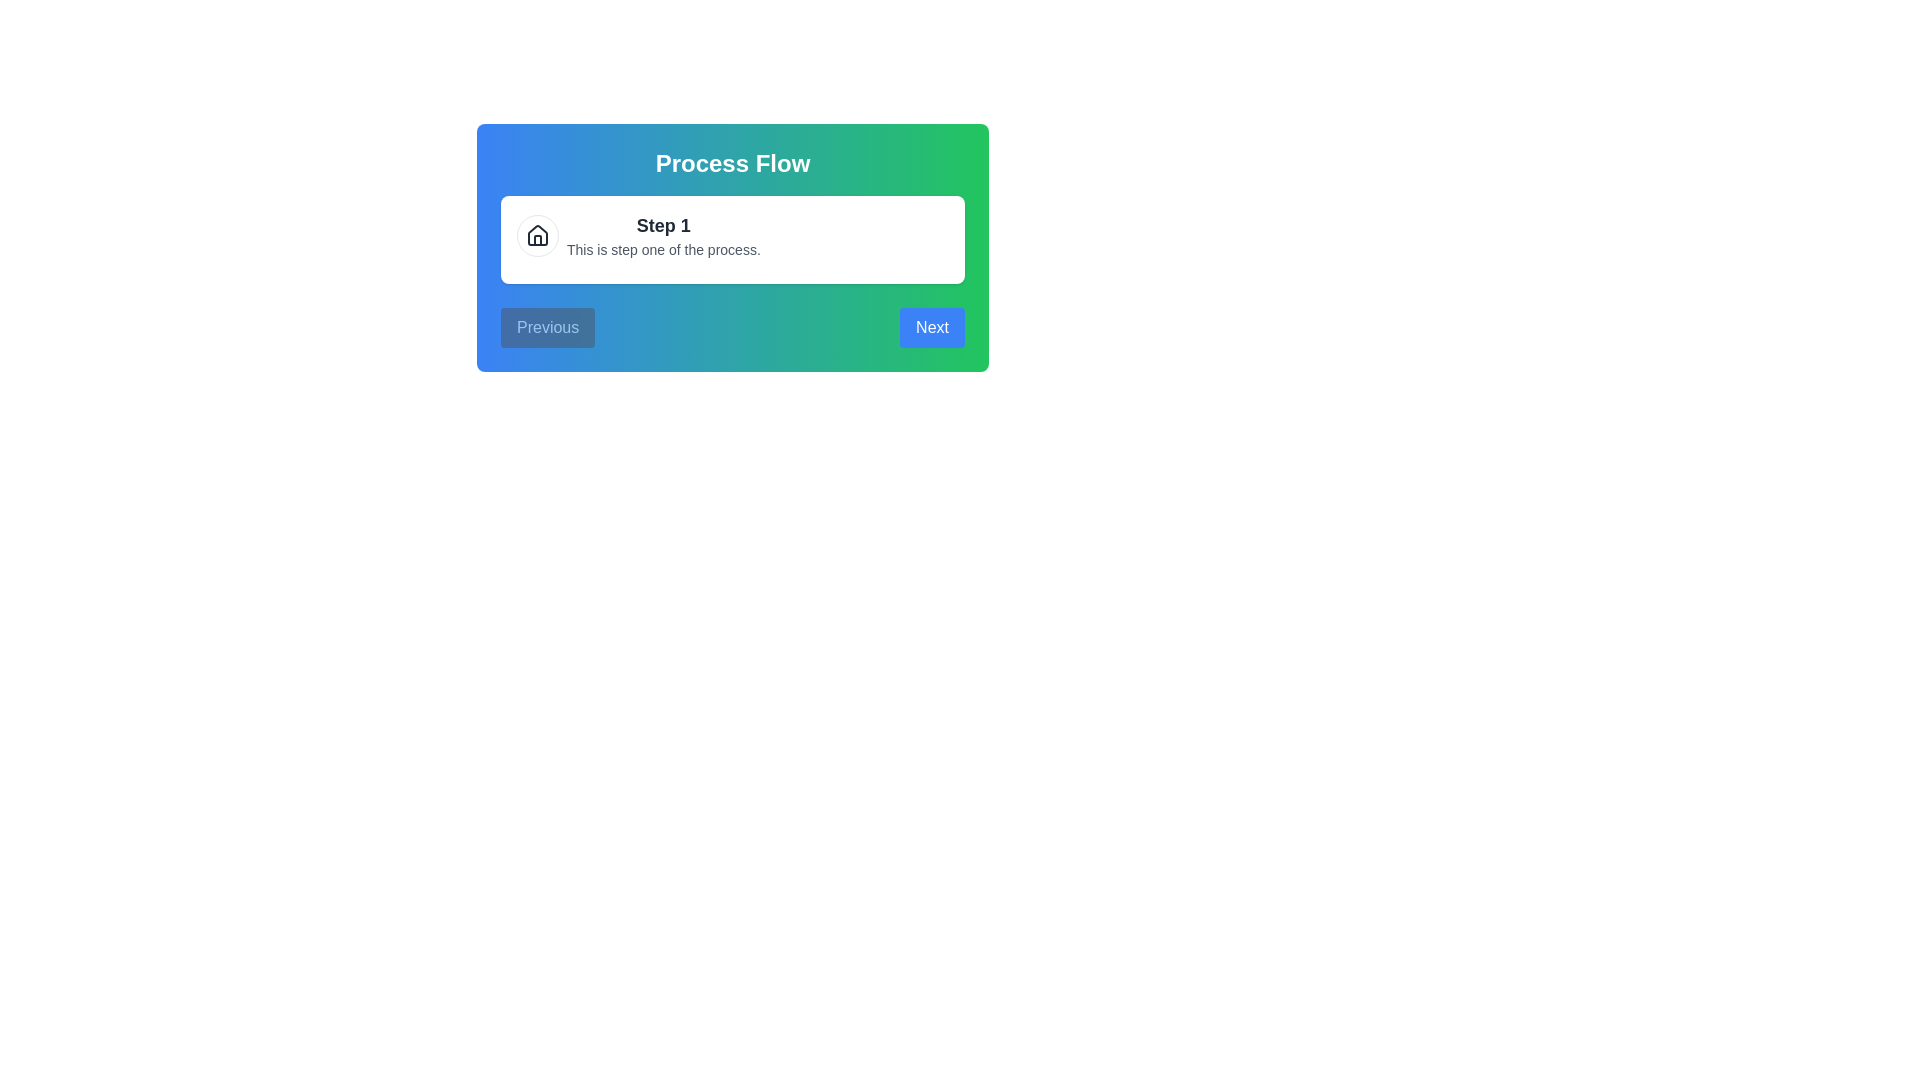 This screenshot has width=1920, height=1080. I want to click on the Icon Button located to the left of the text 'Step 1' and 'This is step one of the process.', so click(537, 234).